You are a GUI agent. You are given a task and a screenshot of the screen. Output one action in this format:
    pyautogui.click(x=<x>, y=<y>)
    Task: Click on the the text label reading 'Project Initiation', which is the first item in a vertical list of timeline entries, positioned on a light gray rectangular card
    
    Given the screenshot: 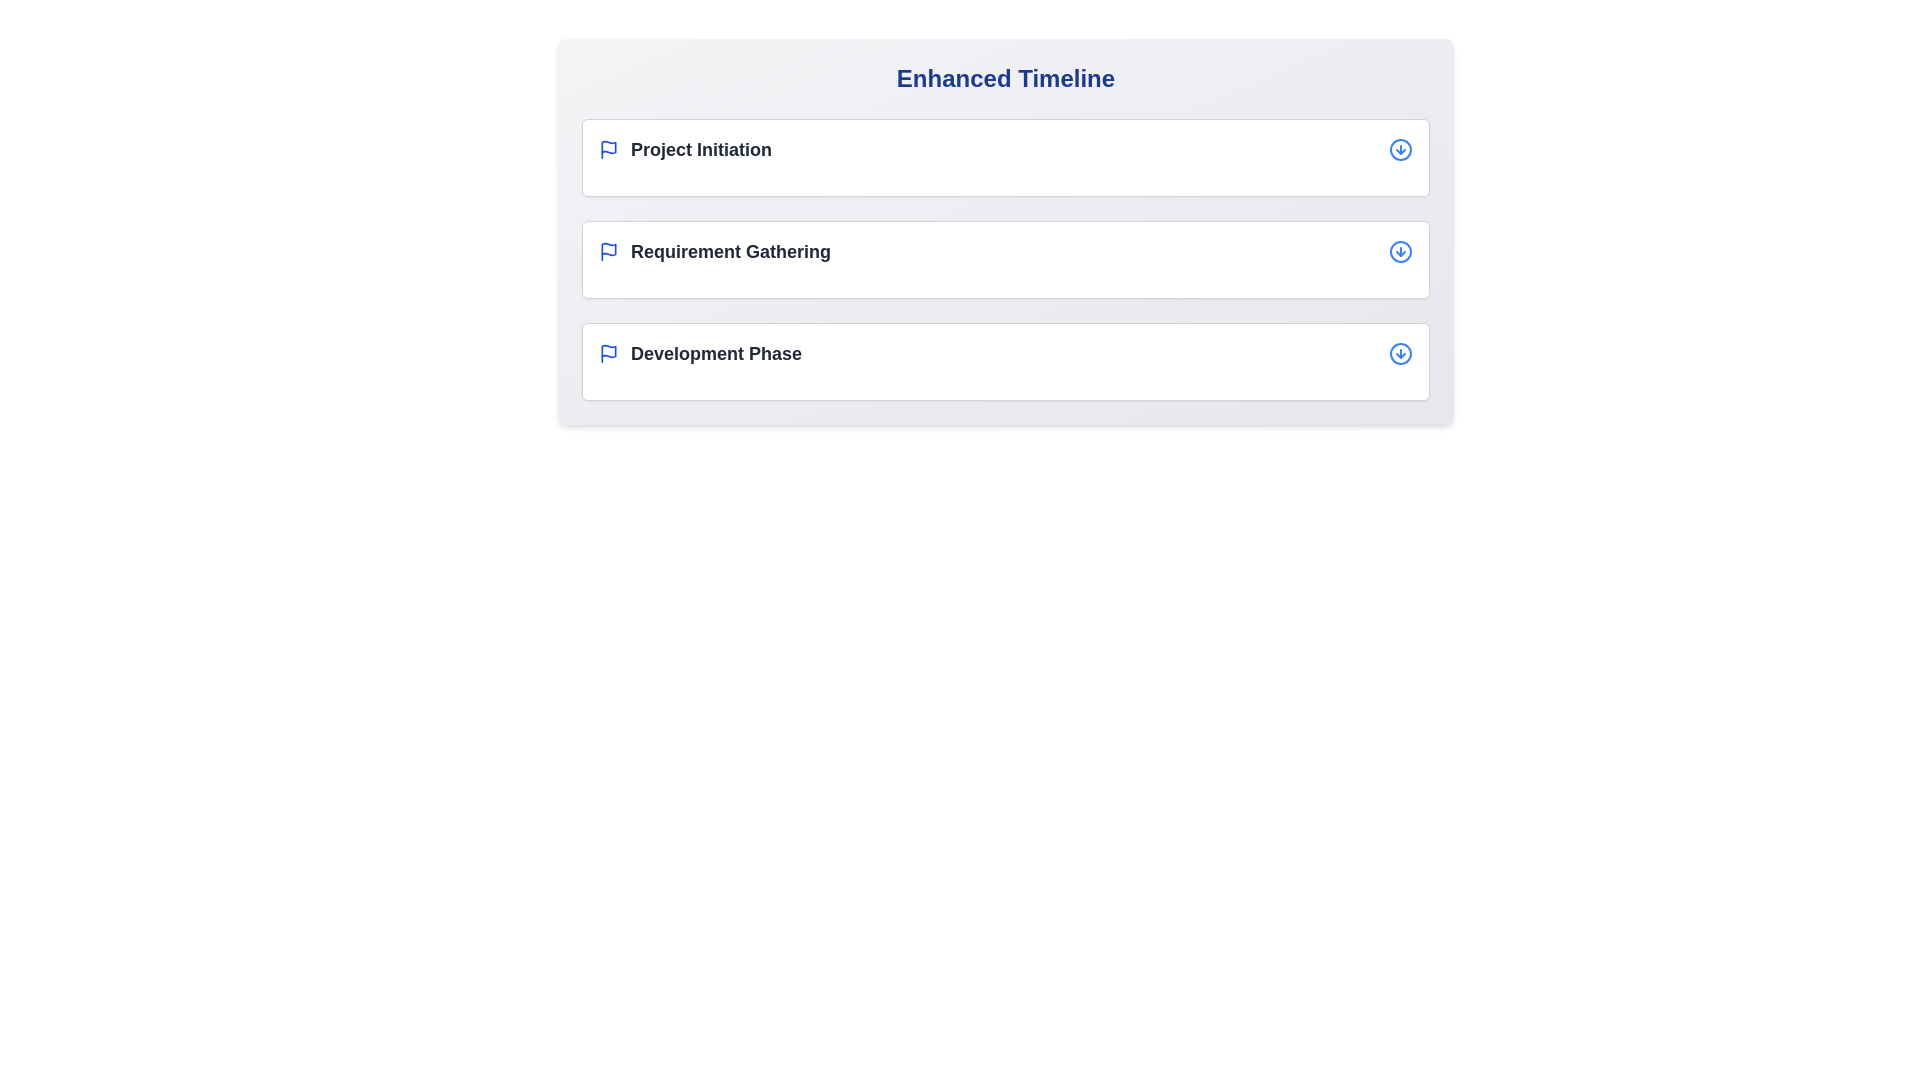 What is the action you would take?
    pyautogui.click(x=701, y=149)
    